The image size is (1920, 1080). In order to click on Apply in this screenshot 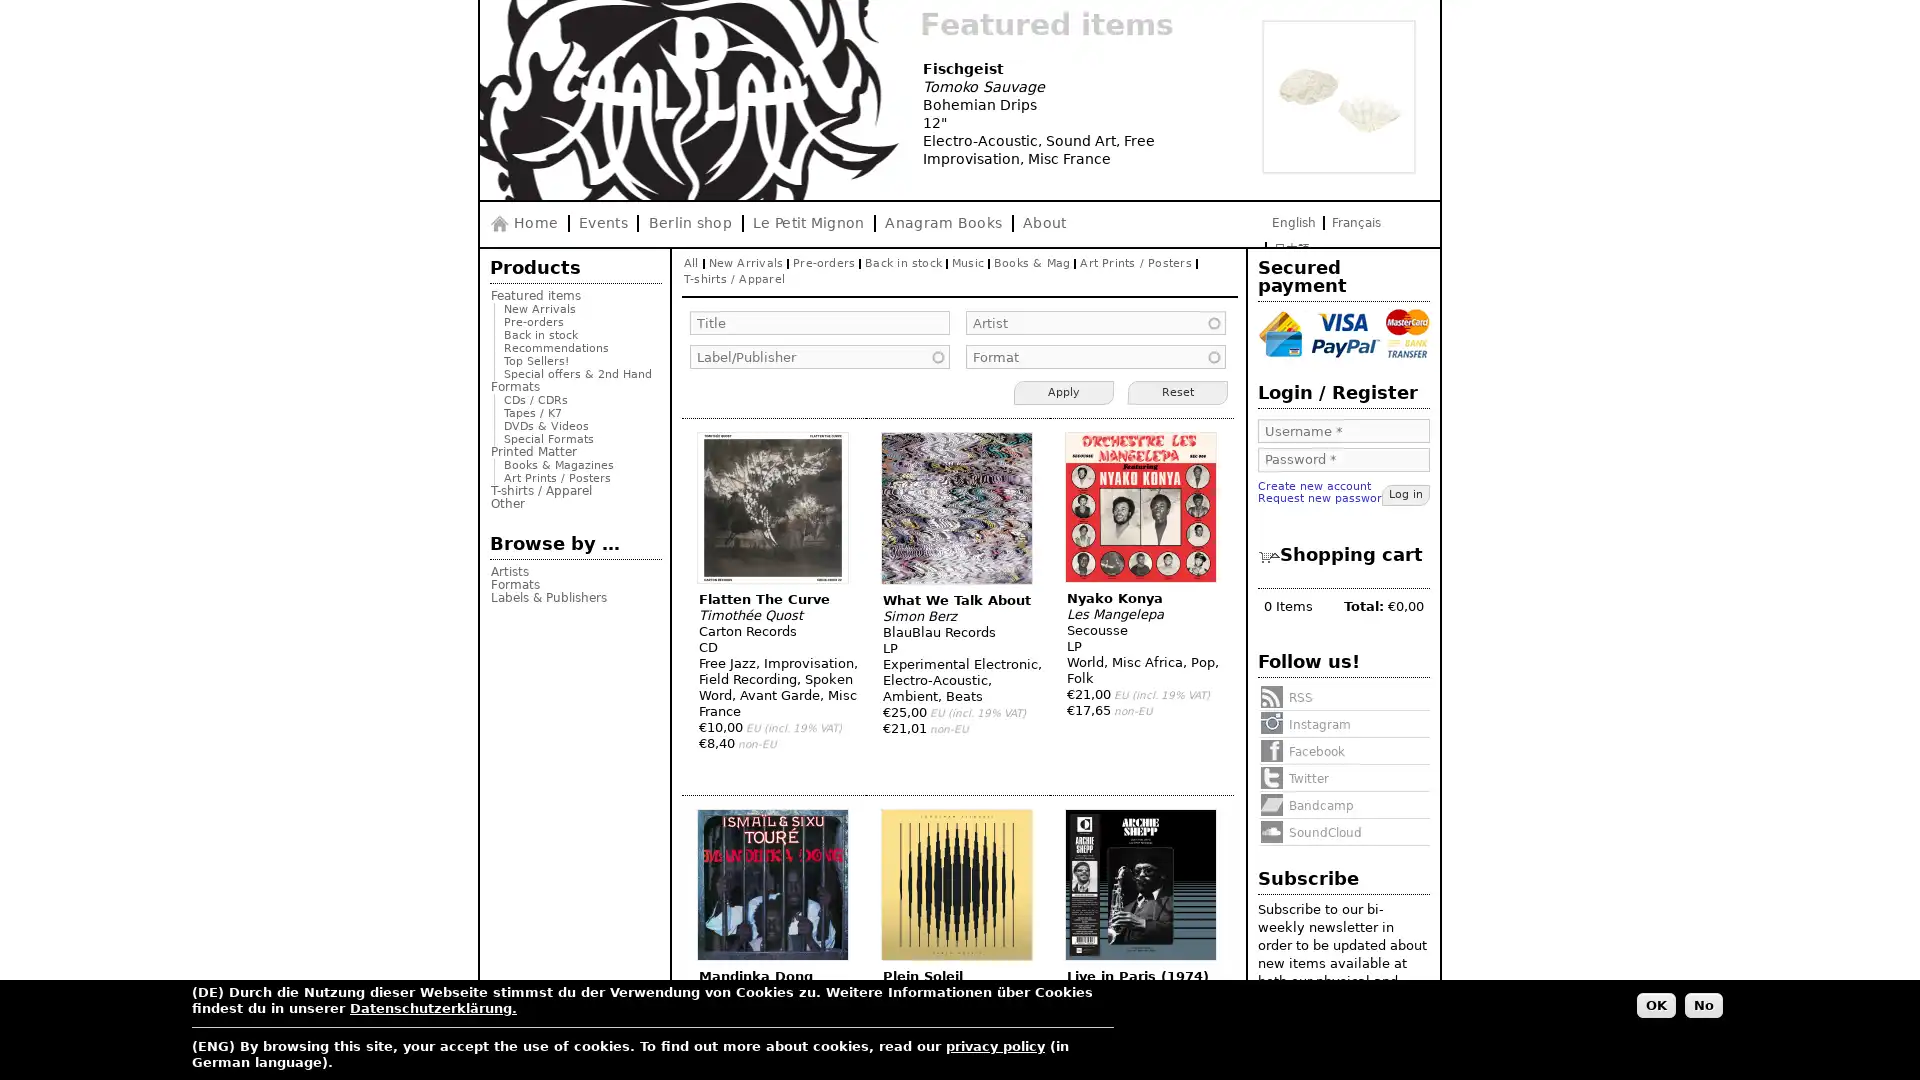, I will do `click(1063, 393)`.